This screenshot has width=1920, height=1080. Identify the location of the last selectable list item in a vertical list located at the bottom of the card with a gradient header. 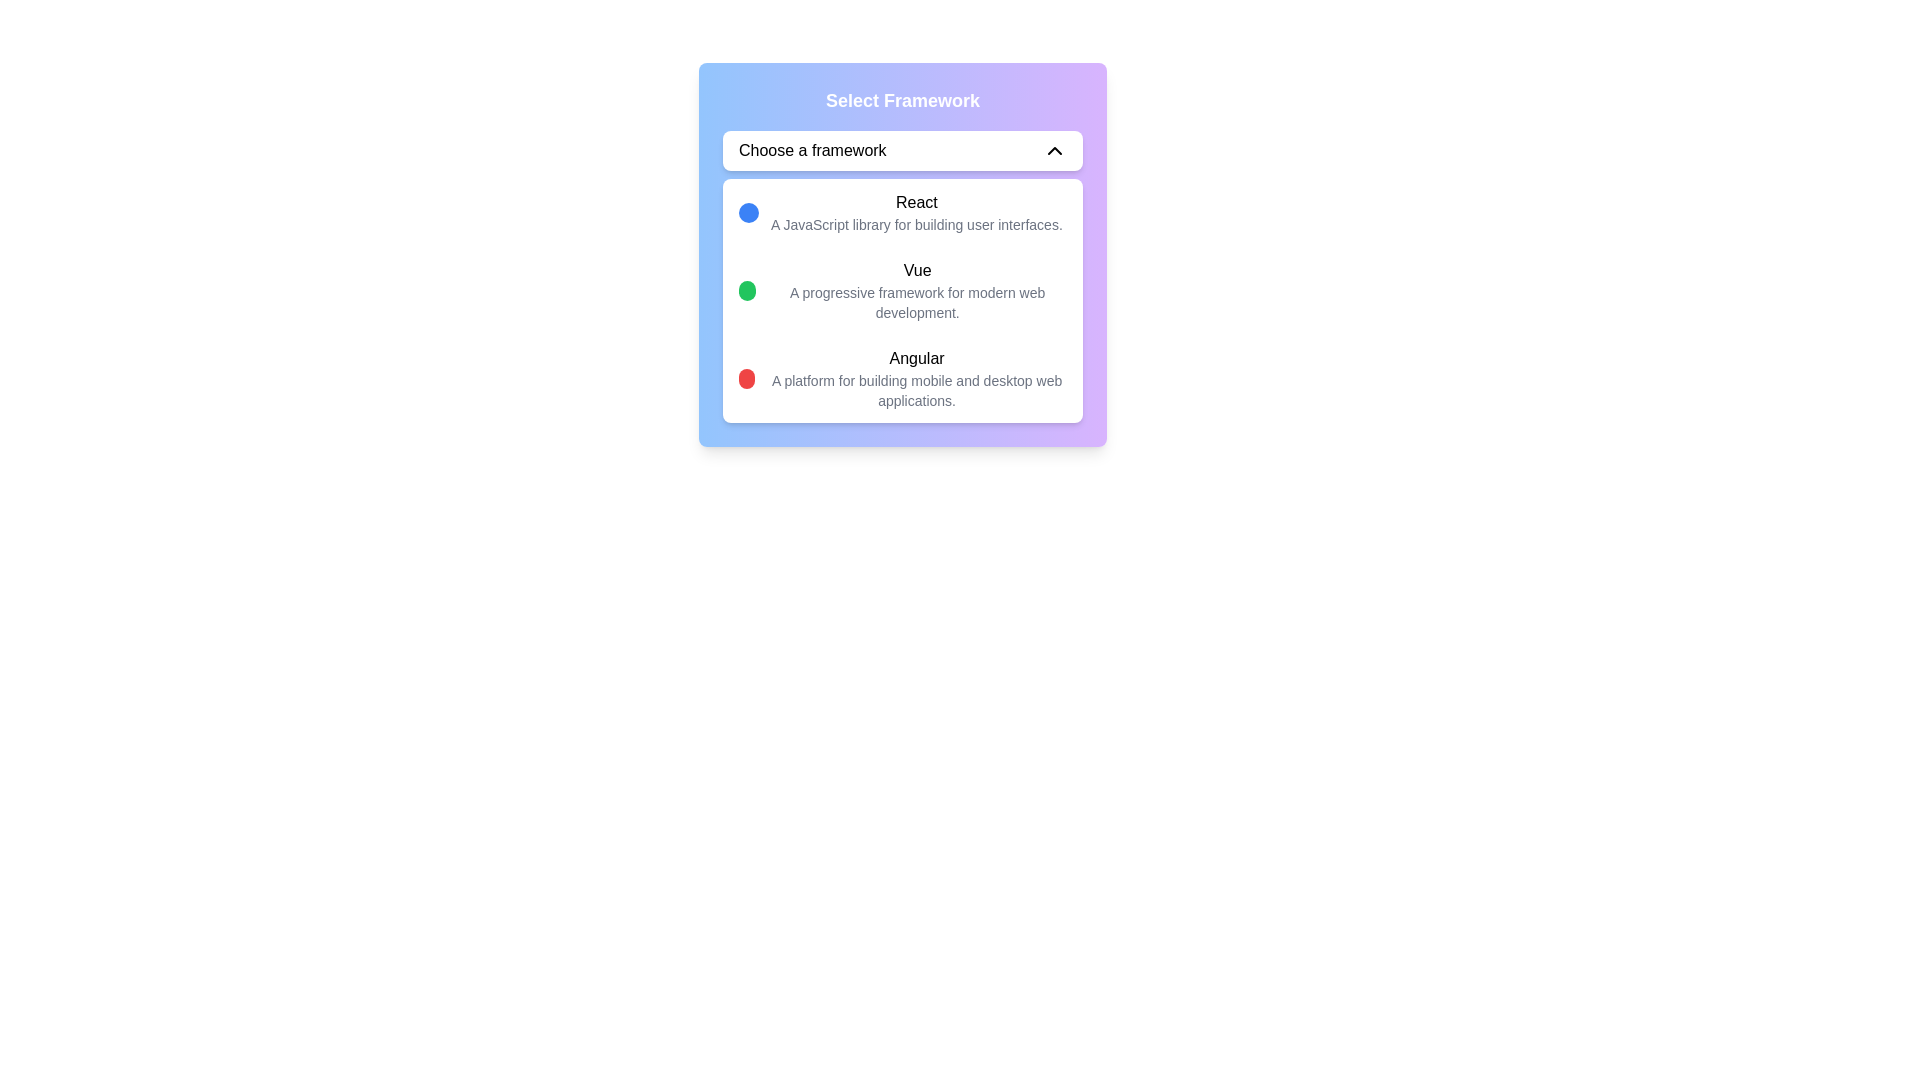
(901, 378).